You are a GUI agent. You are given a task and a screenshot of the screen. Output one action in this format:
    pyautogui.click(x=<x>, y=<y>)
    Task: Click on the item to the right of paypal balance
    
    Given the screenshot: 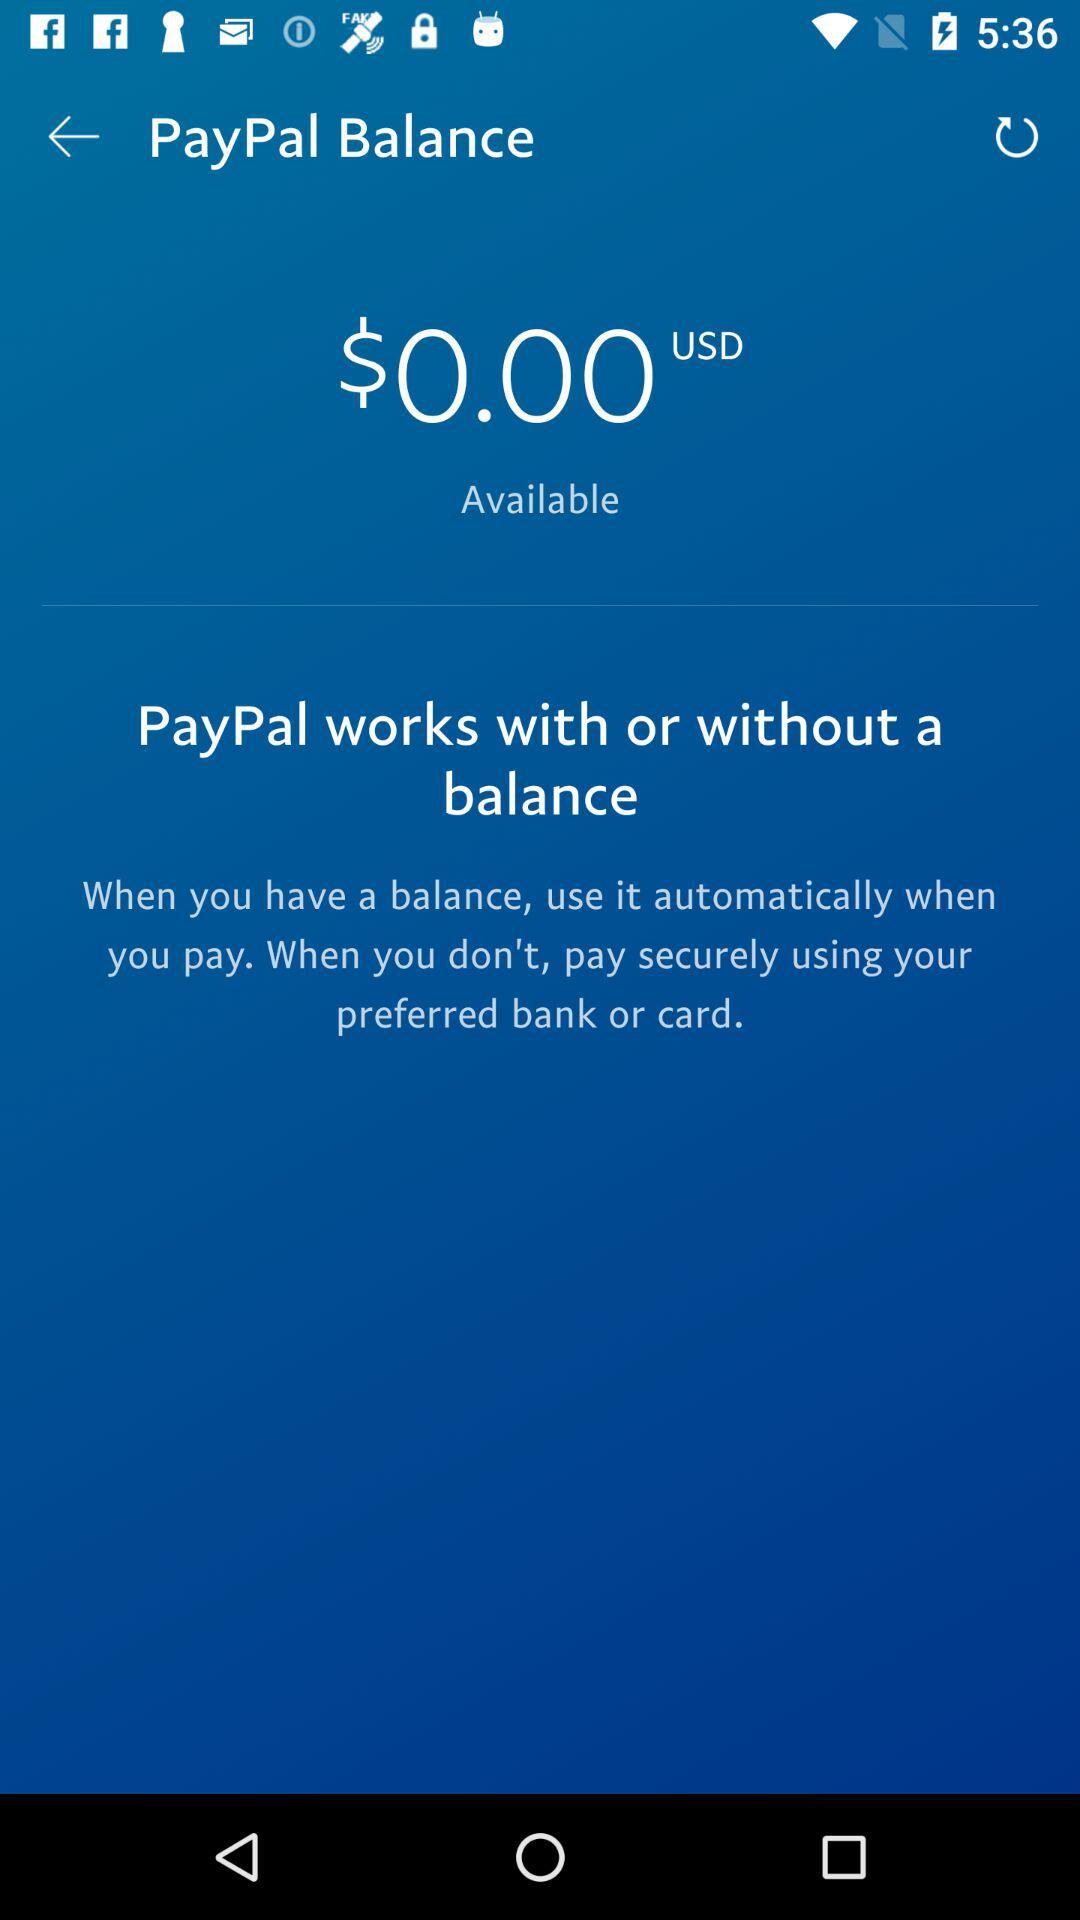 What is the action you would take?
    pyautogui.click(x=1017, y=135)
    